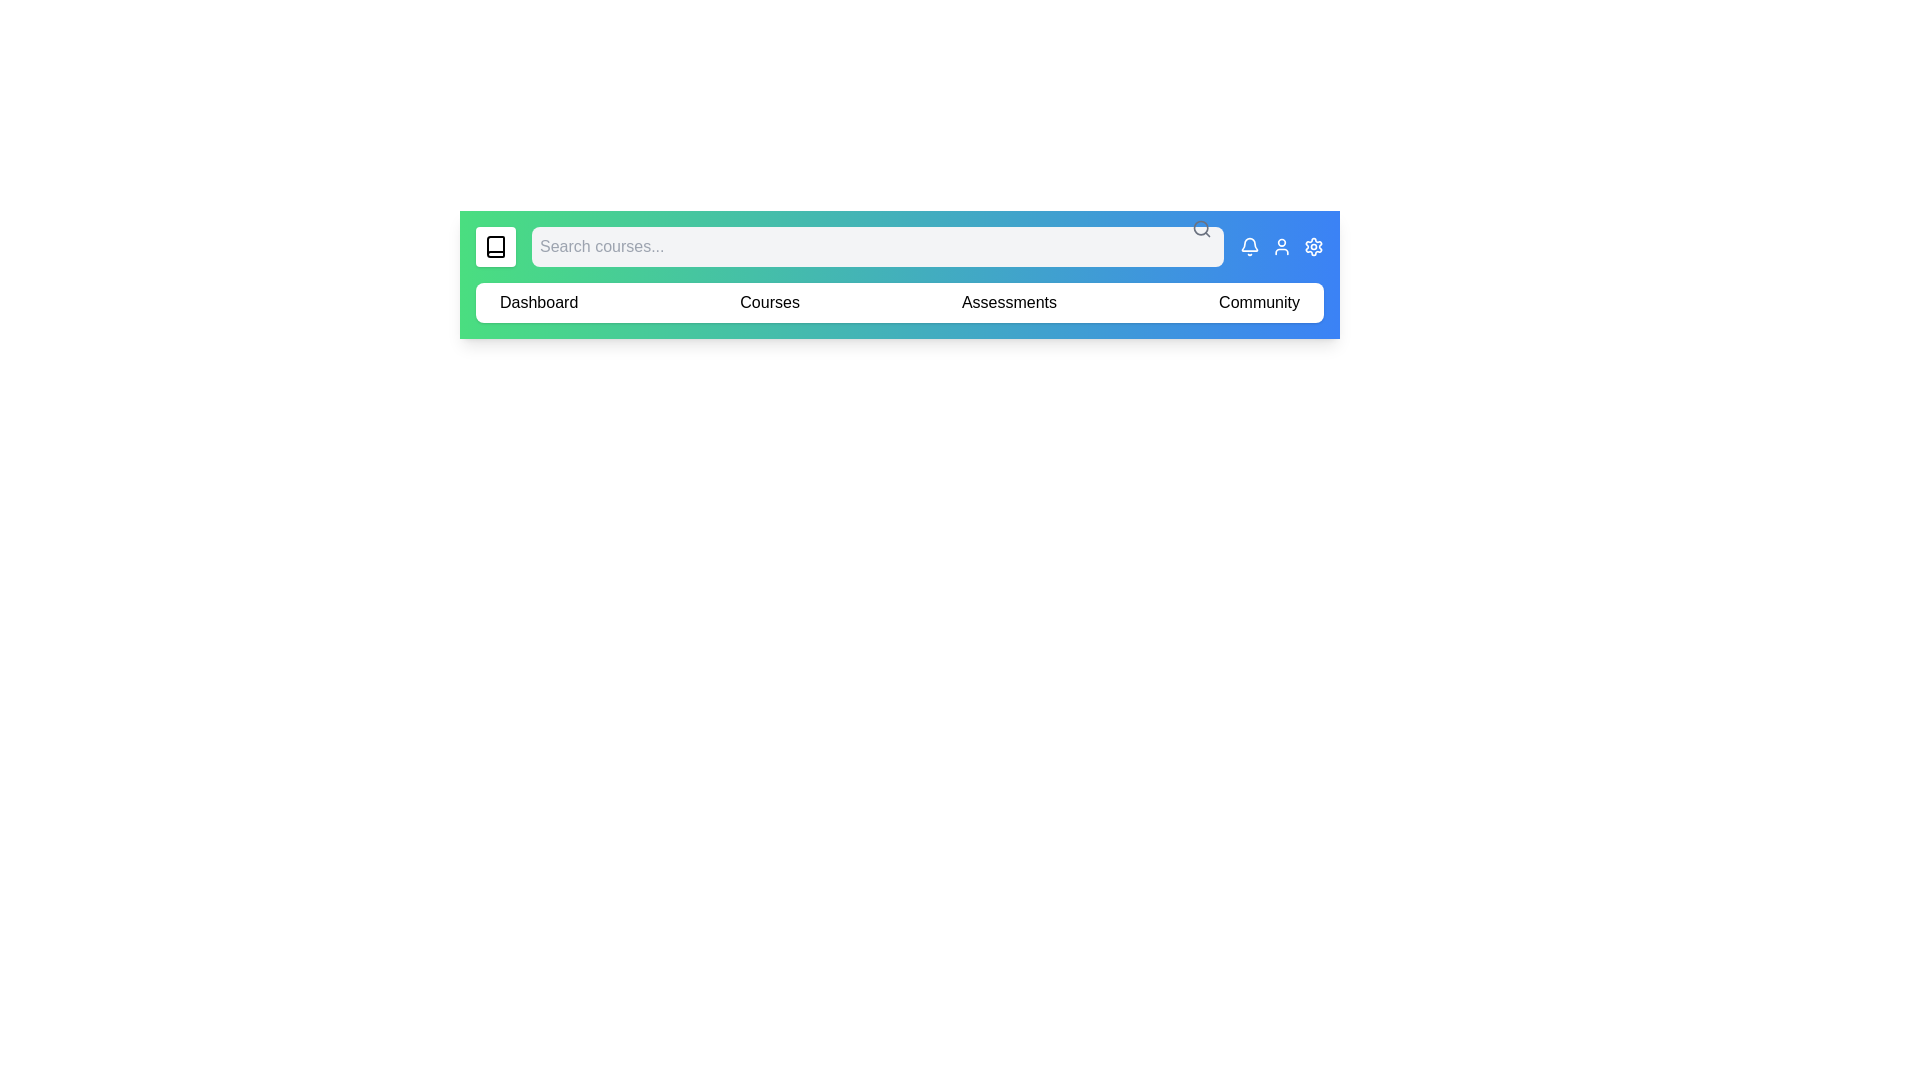  I want to click on the element labeled 'Bell Icon' to reveal its hover effect, so click(1248, 245).